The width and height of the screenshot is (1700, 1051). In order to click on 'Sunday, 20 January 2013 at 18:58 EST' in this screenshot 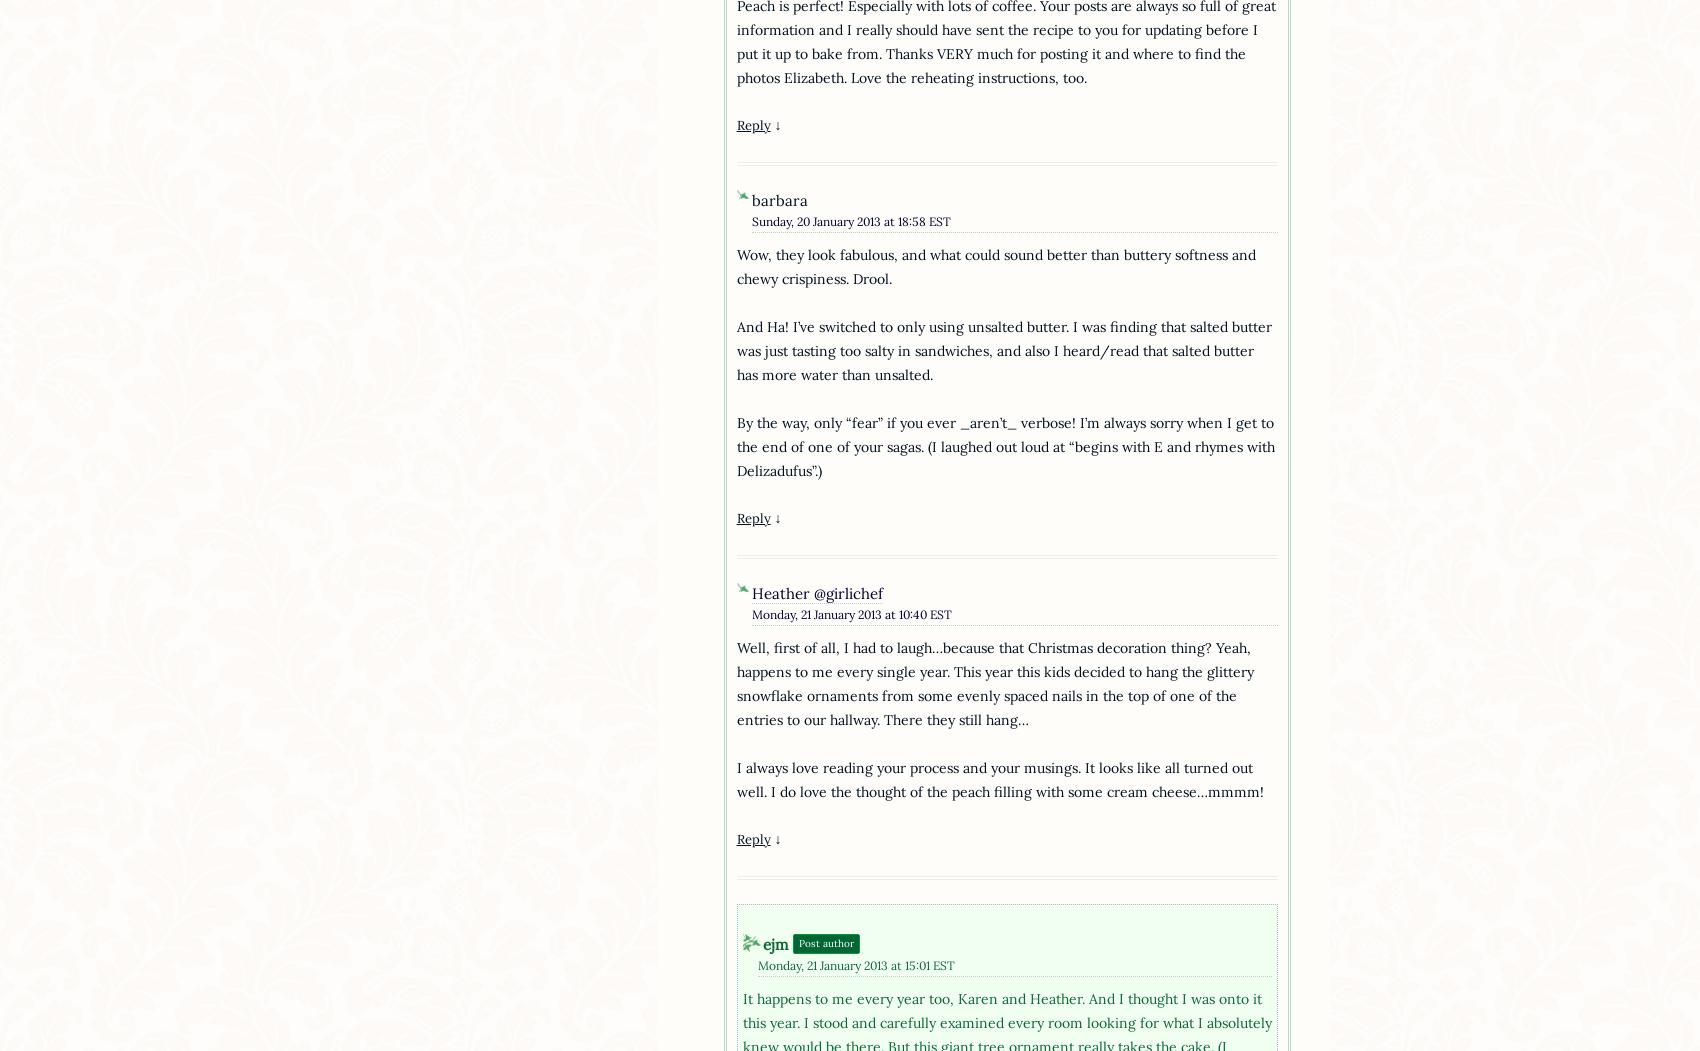, I will do `click(850, 219)`.